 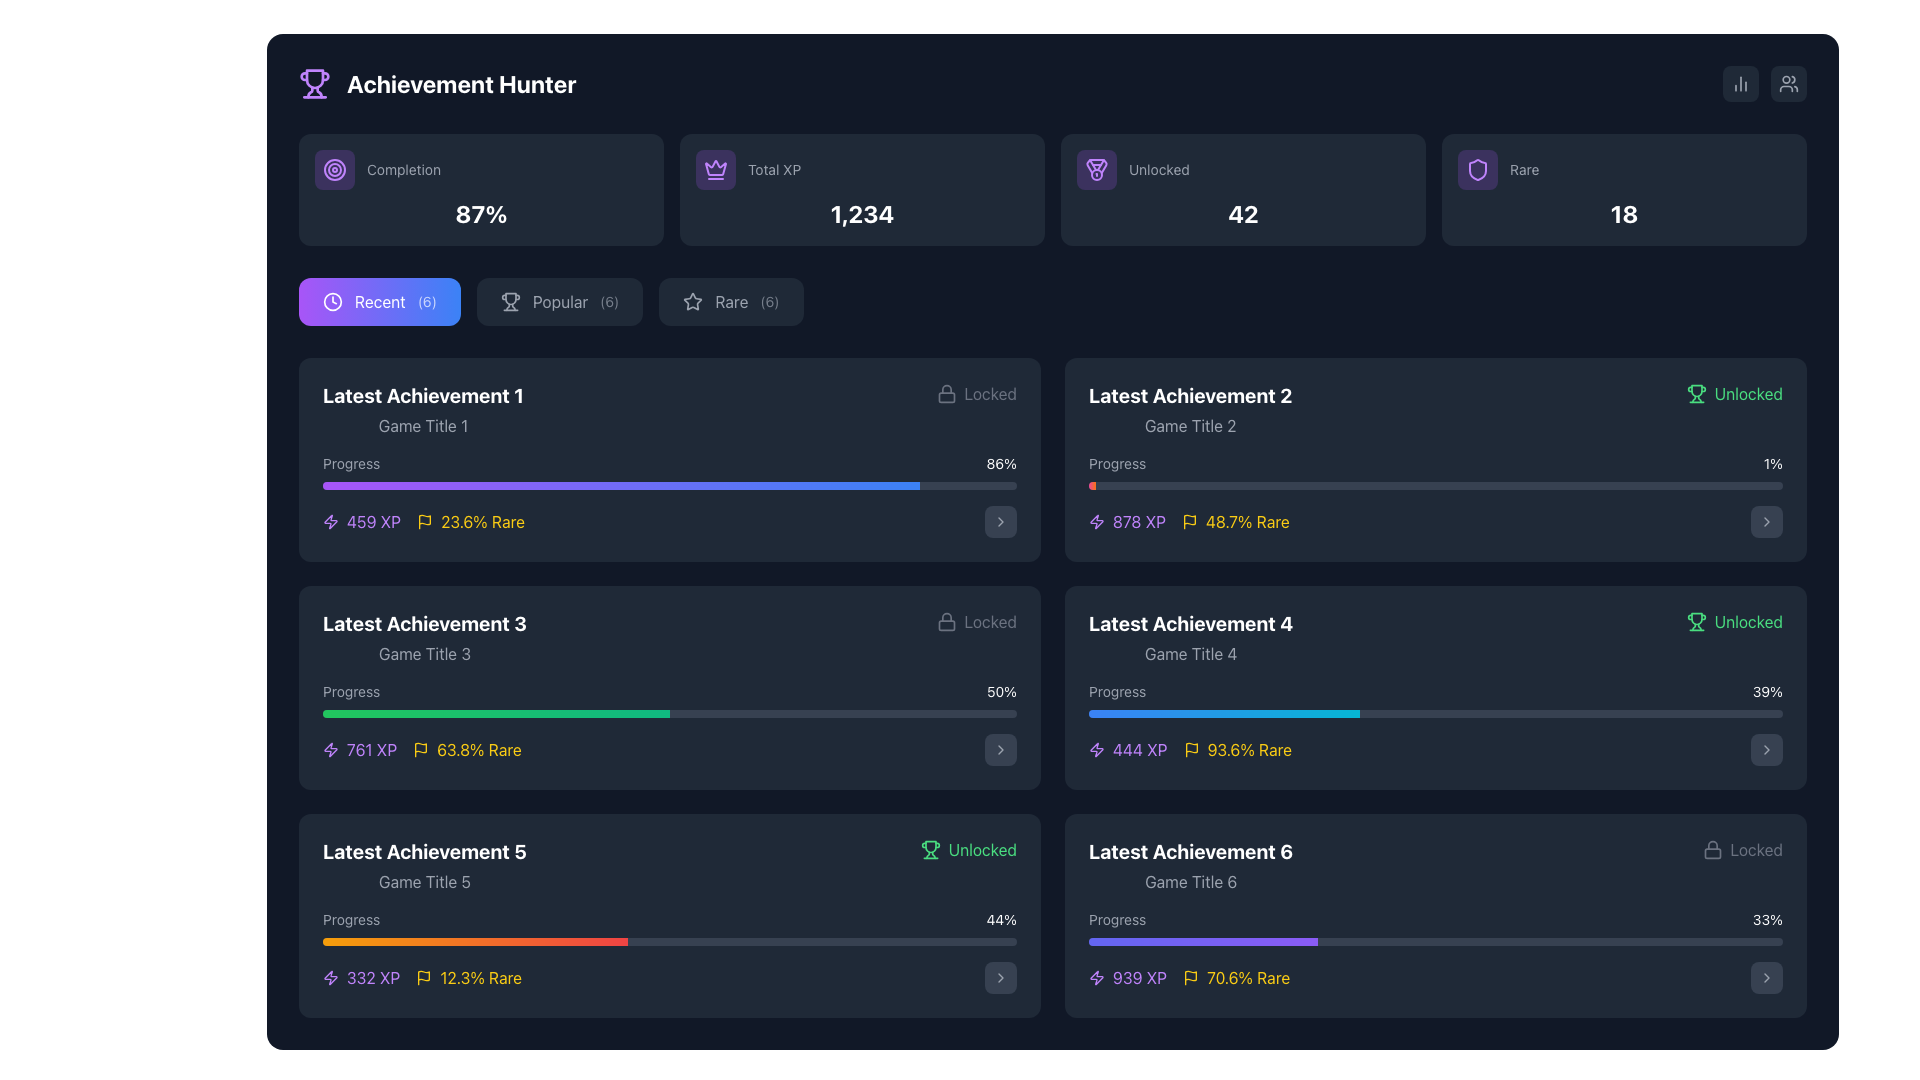 What do you see at coordinates (1695, 620) in the screenshot?
I see `the green trophy icon located next to the 'Unlocked' text in the 'Latest Achievement 6' section` at bounding box center [1695, 620].